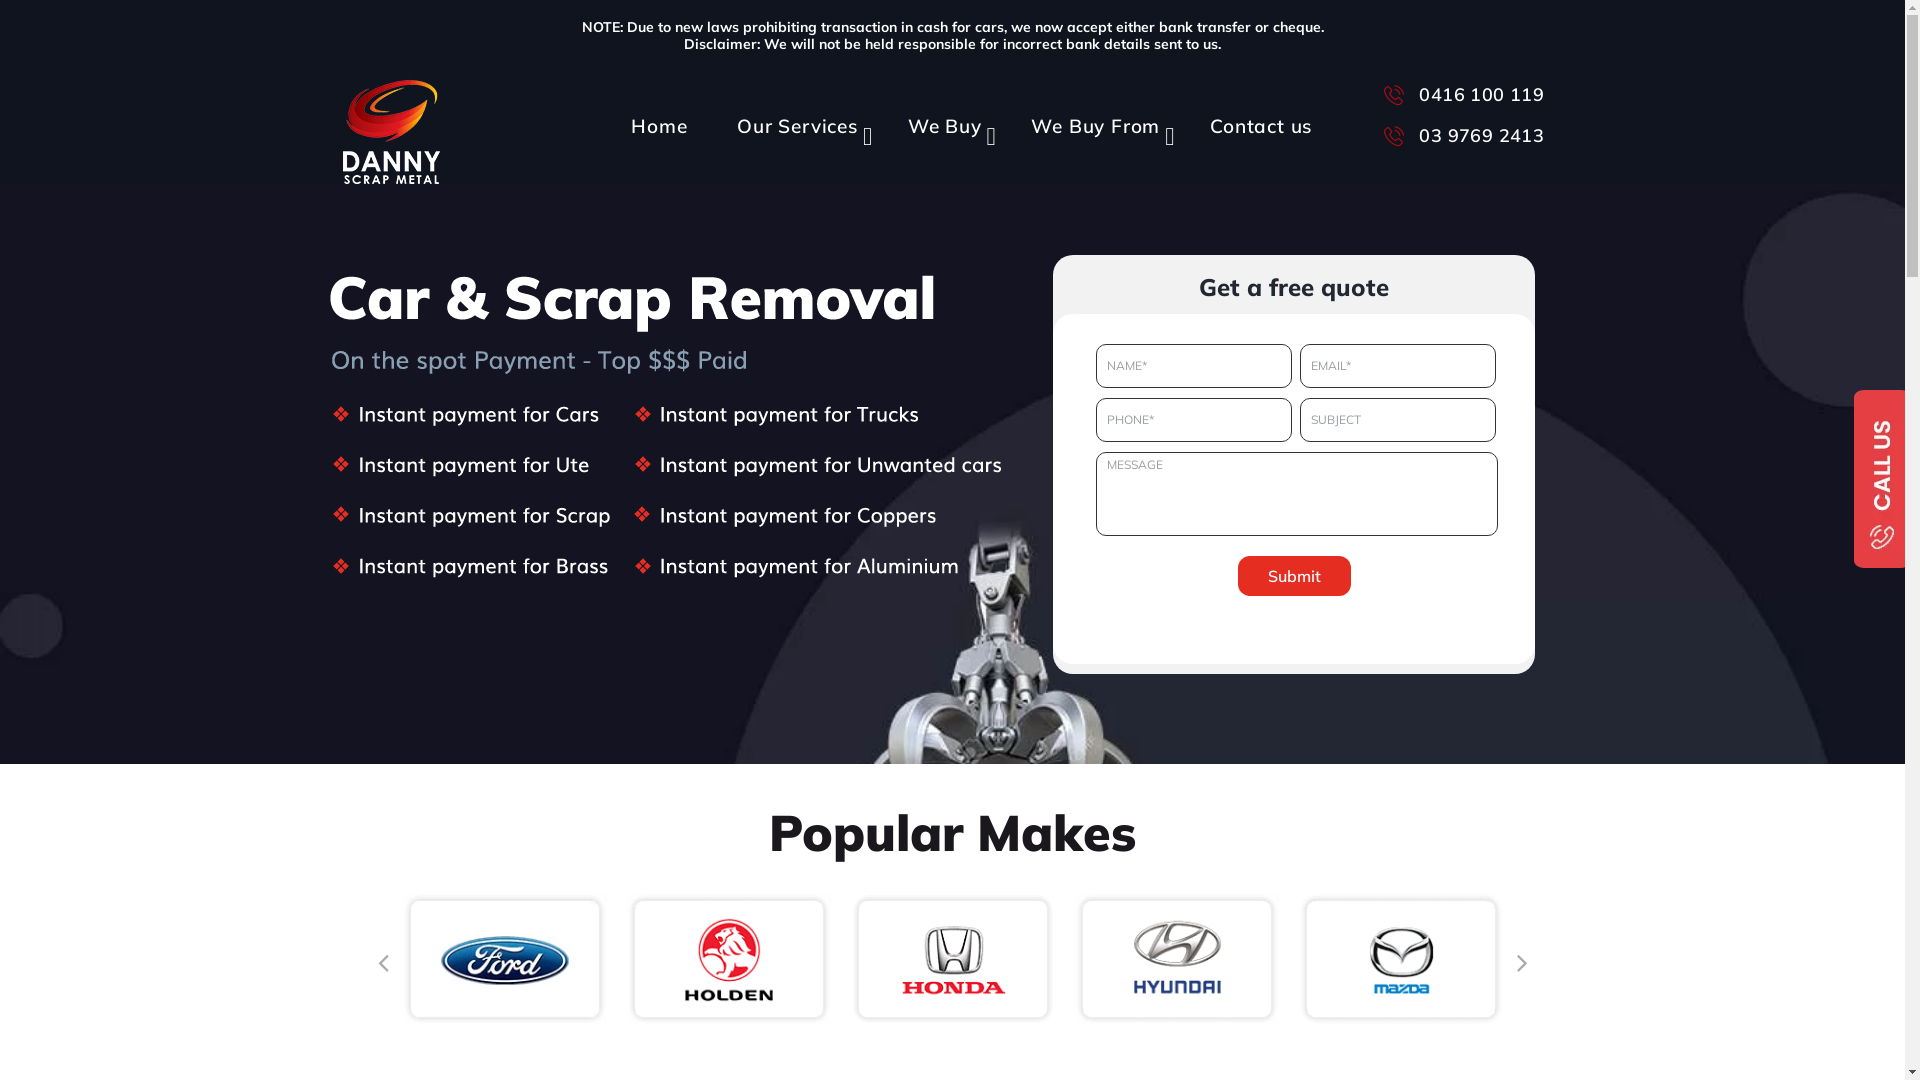  I want to click on '03 9769 2413', so click(1460, 134).